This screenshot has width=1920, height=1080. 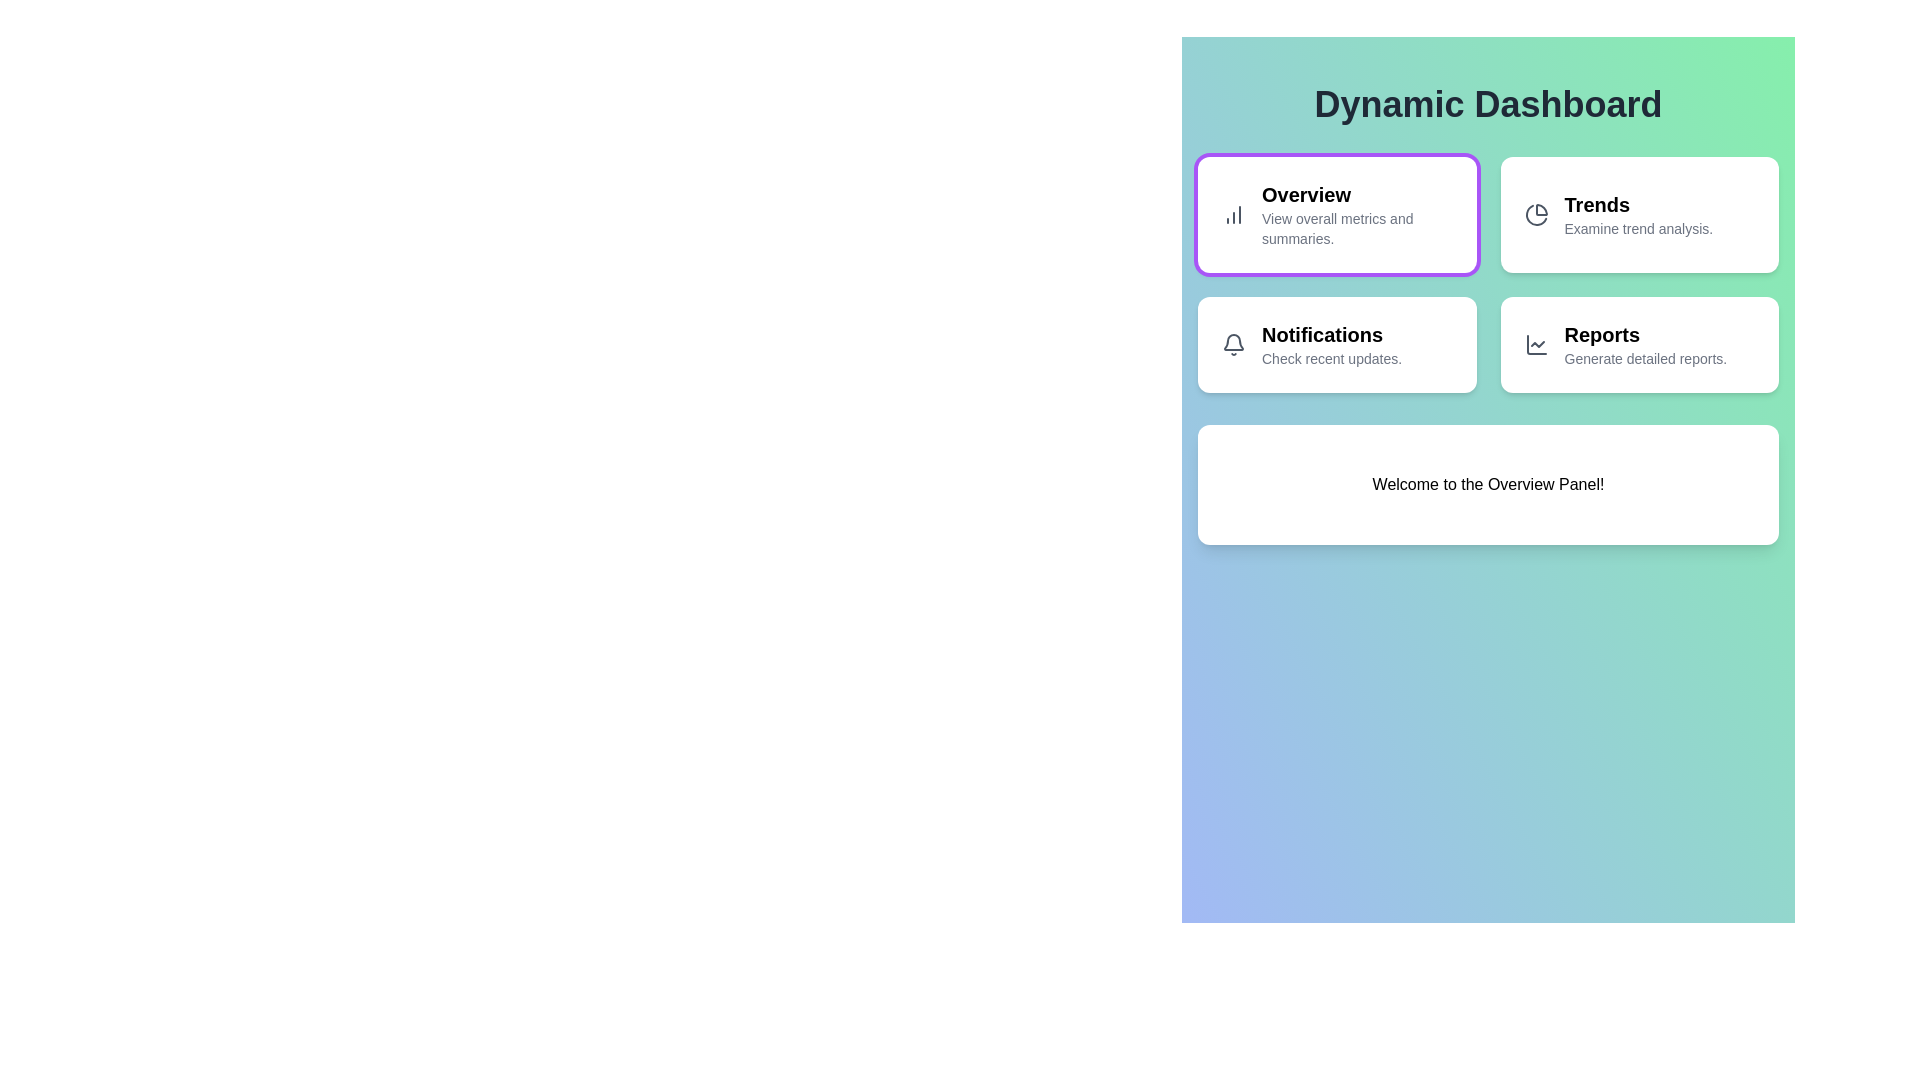 What do you see at coordinates (1639, 343) in the screenshot?
I see `the Reports panel by clicking its button` at bounding box center [1639, 343].